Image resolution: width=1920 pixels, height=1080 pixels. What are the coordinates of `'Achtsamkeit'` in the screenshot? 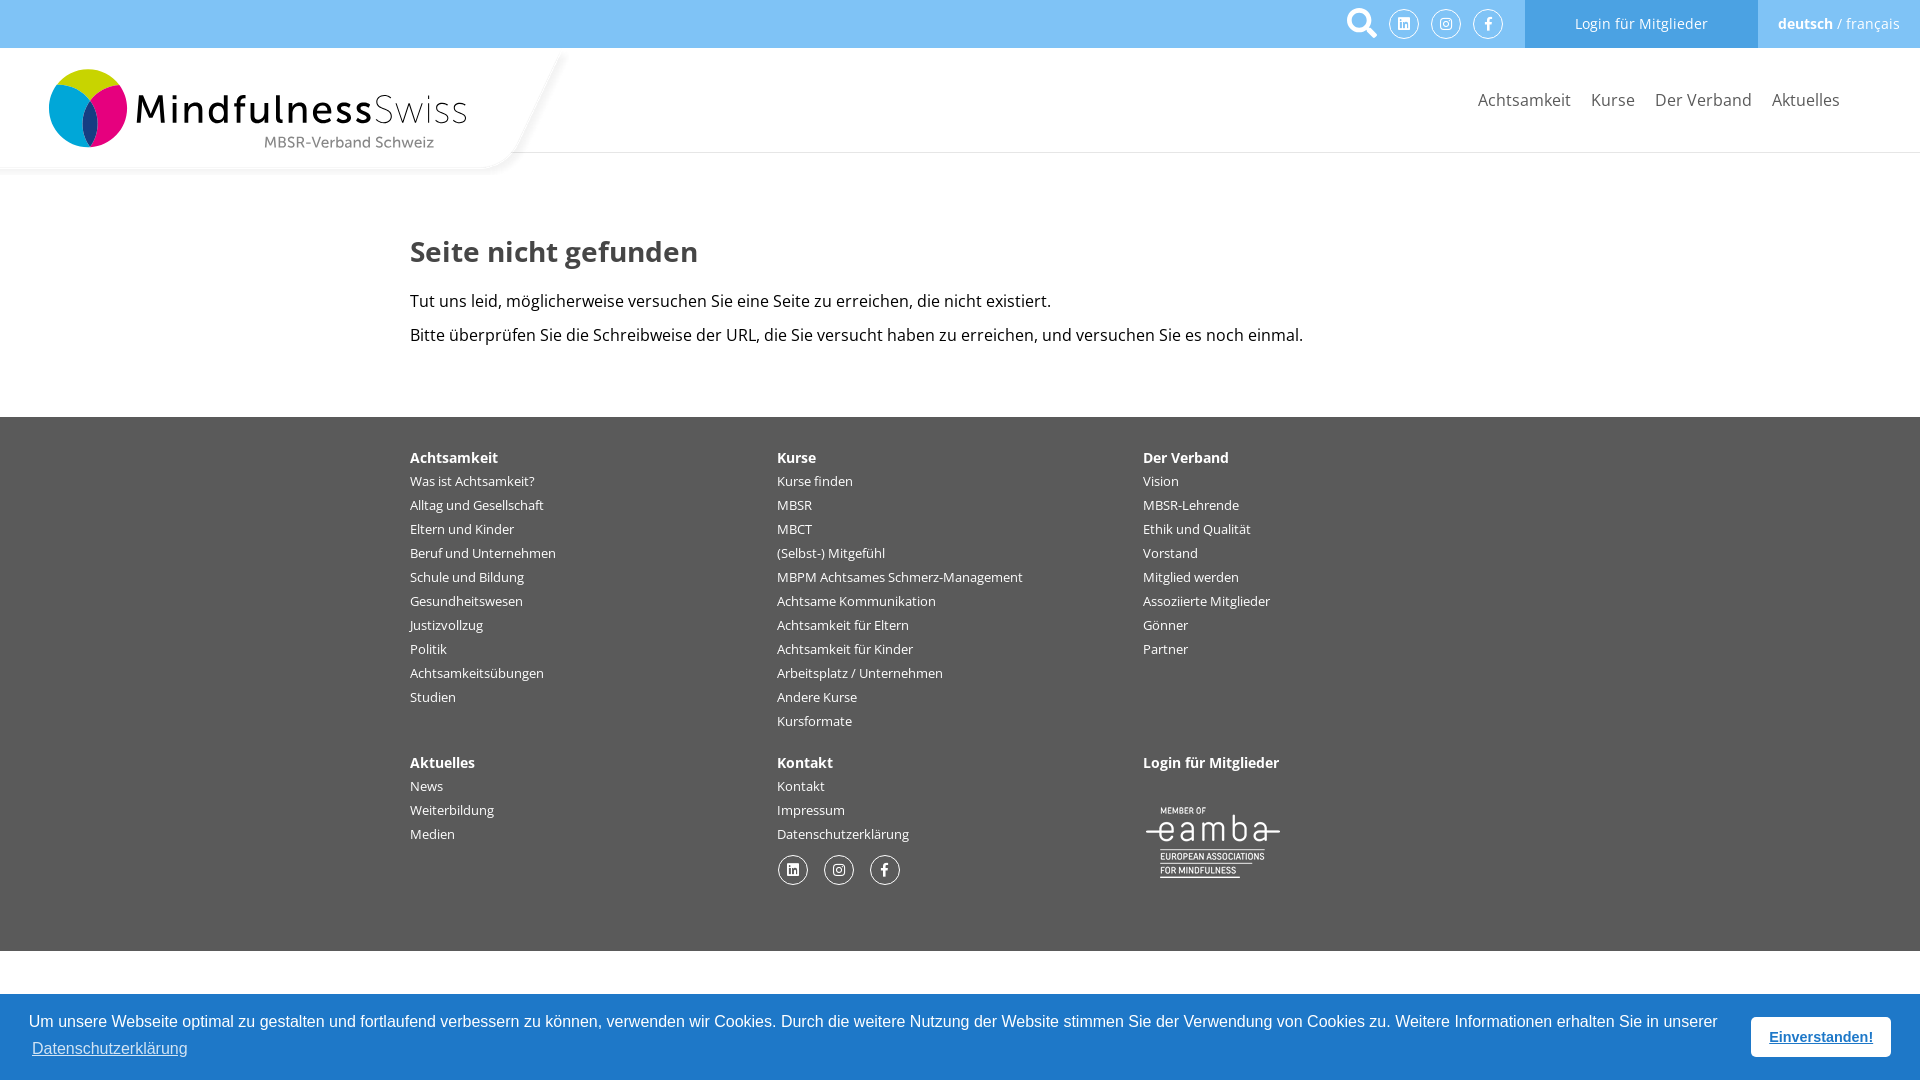 It's located at (1523, 100).